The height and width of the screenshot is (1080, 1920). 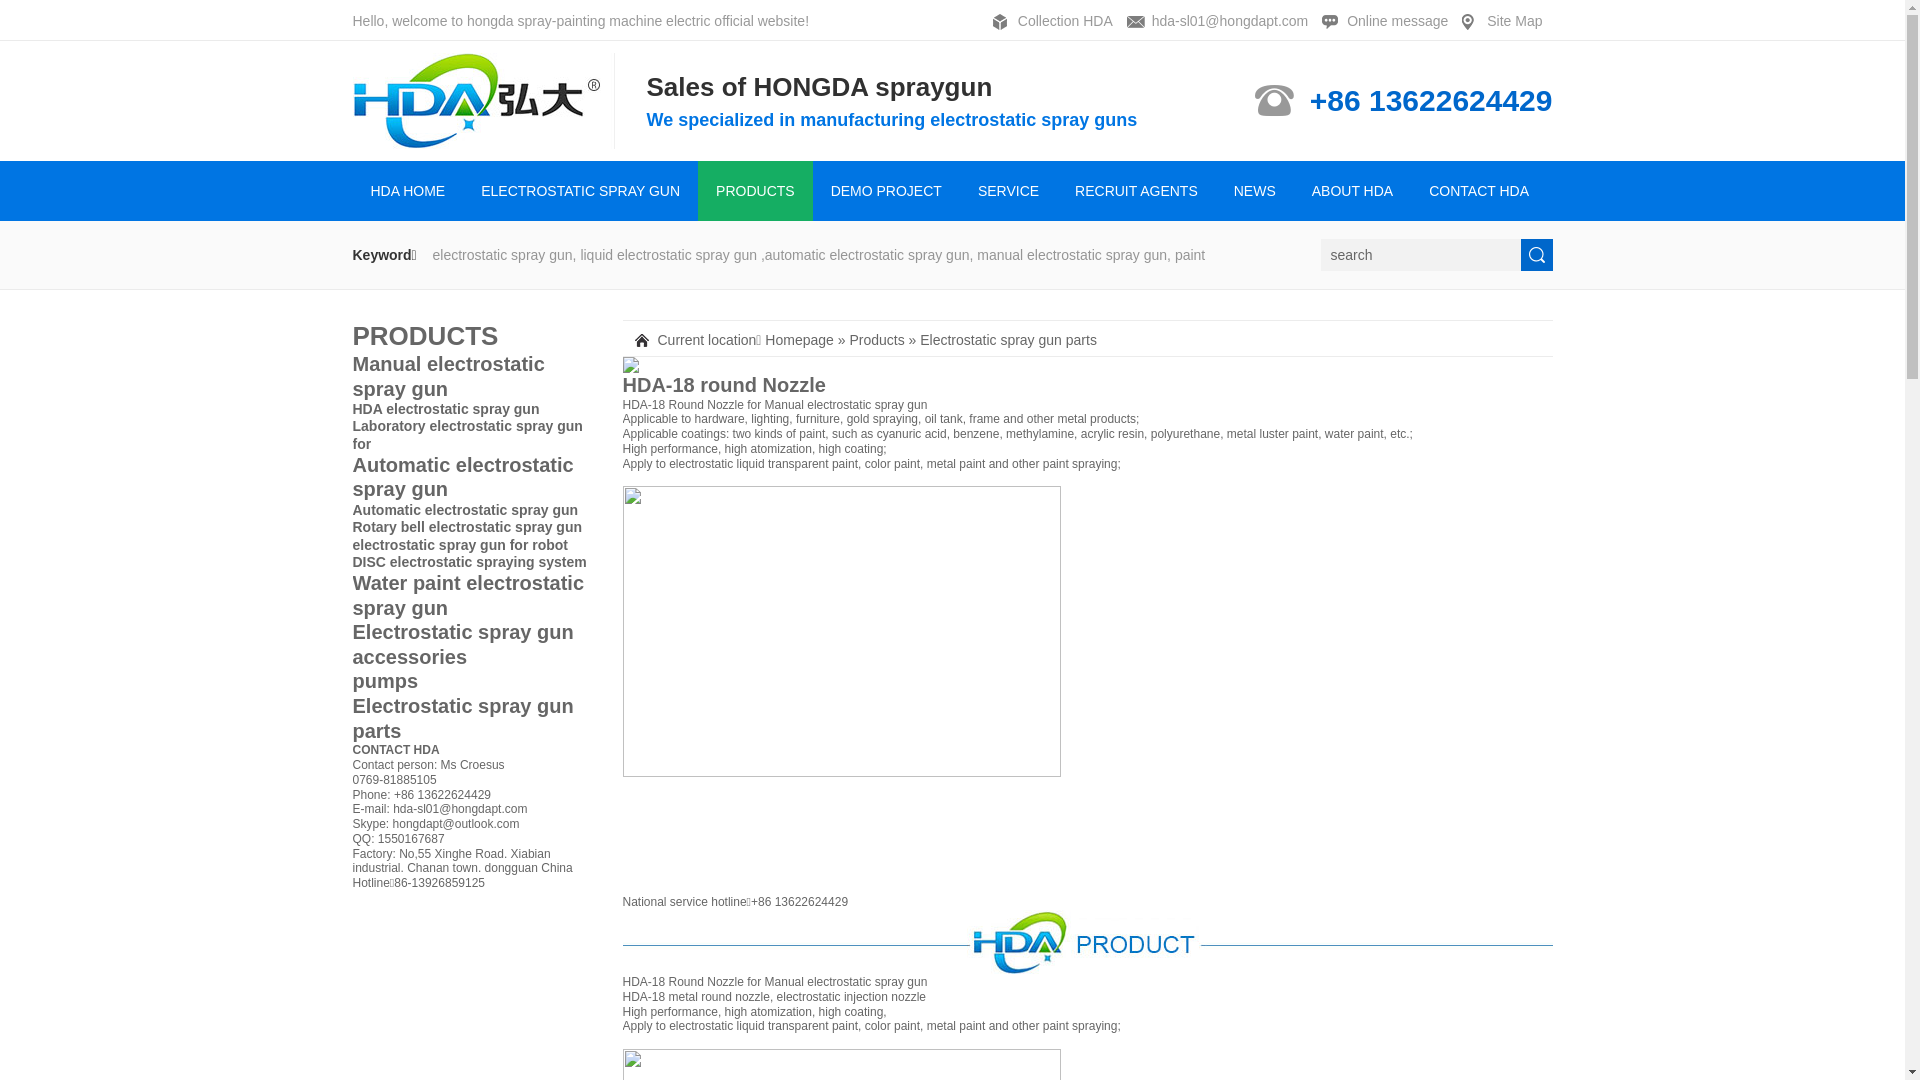 I want to click on 'ELECTROSTATIC SPRAY GUN', so click(x=579, y=191).